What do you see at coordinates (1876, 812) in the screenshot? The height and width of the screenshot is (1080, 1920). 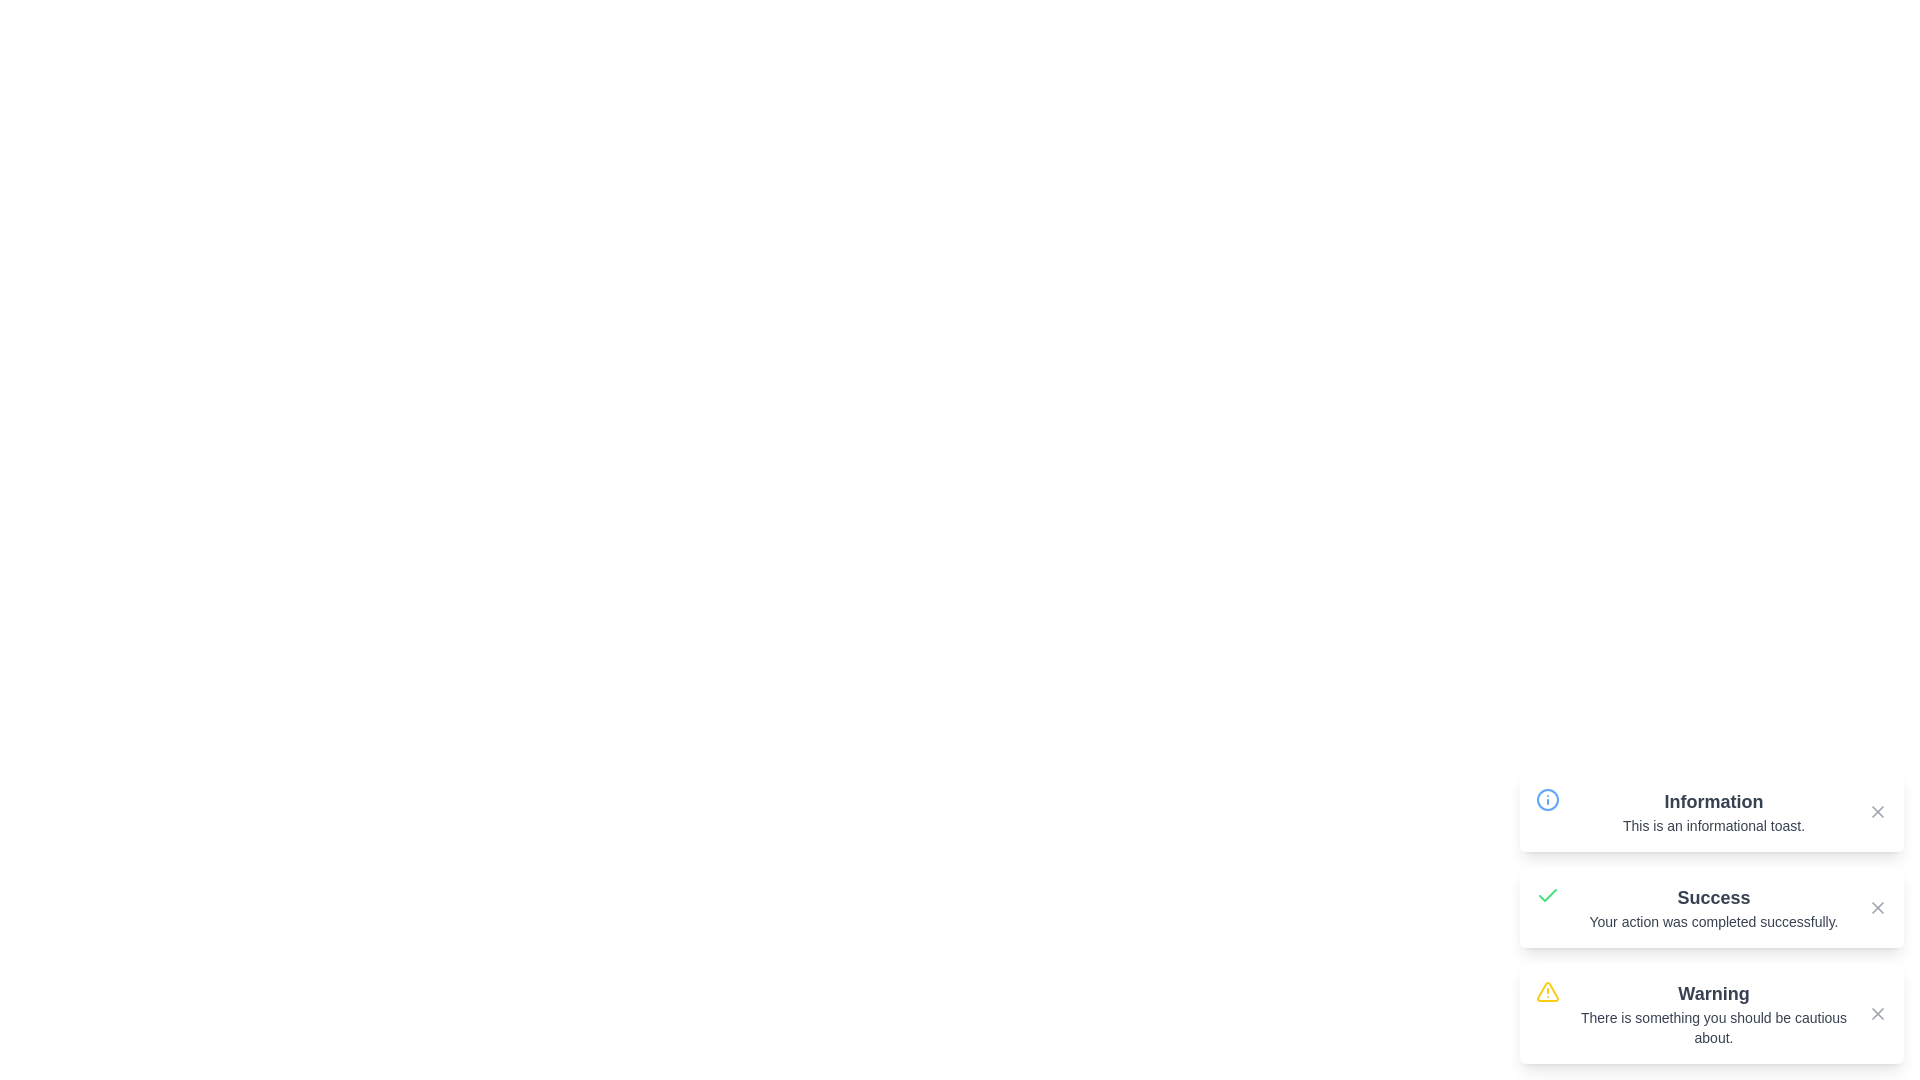 I see `the interactive close button in the shape of an 'X' located at the top-right corner of the 'Information' notification card to change its style` at bounding box center [1876, 812].